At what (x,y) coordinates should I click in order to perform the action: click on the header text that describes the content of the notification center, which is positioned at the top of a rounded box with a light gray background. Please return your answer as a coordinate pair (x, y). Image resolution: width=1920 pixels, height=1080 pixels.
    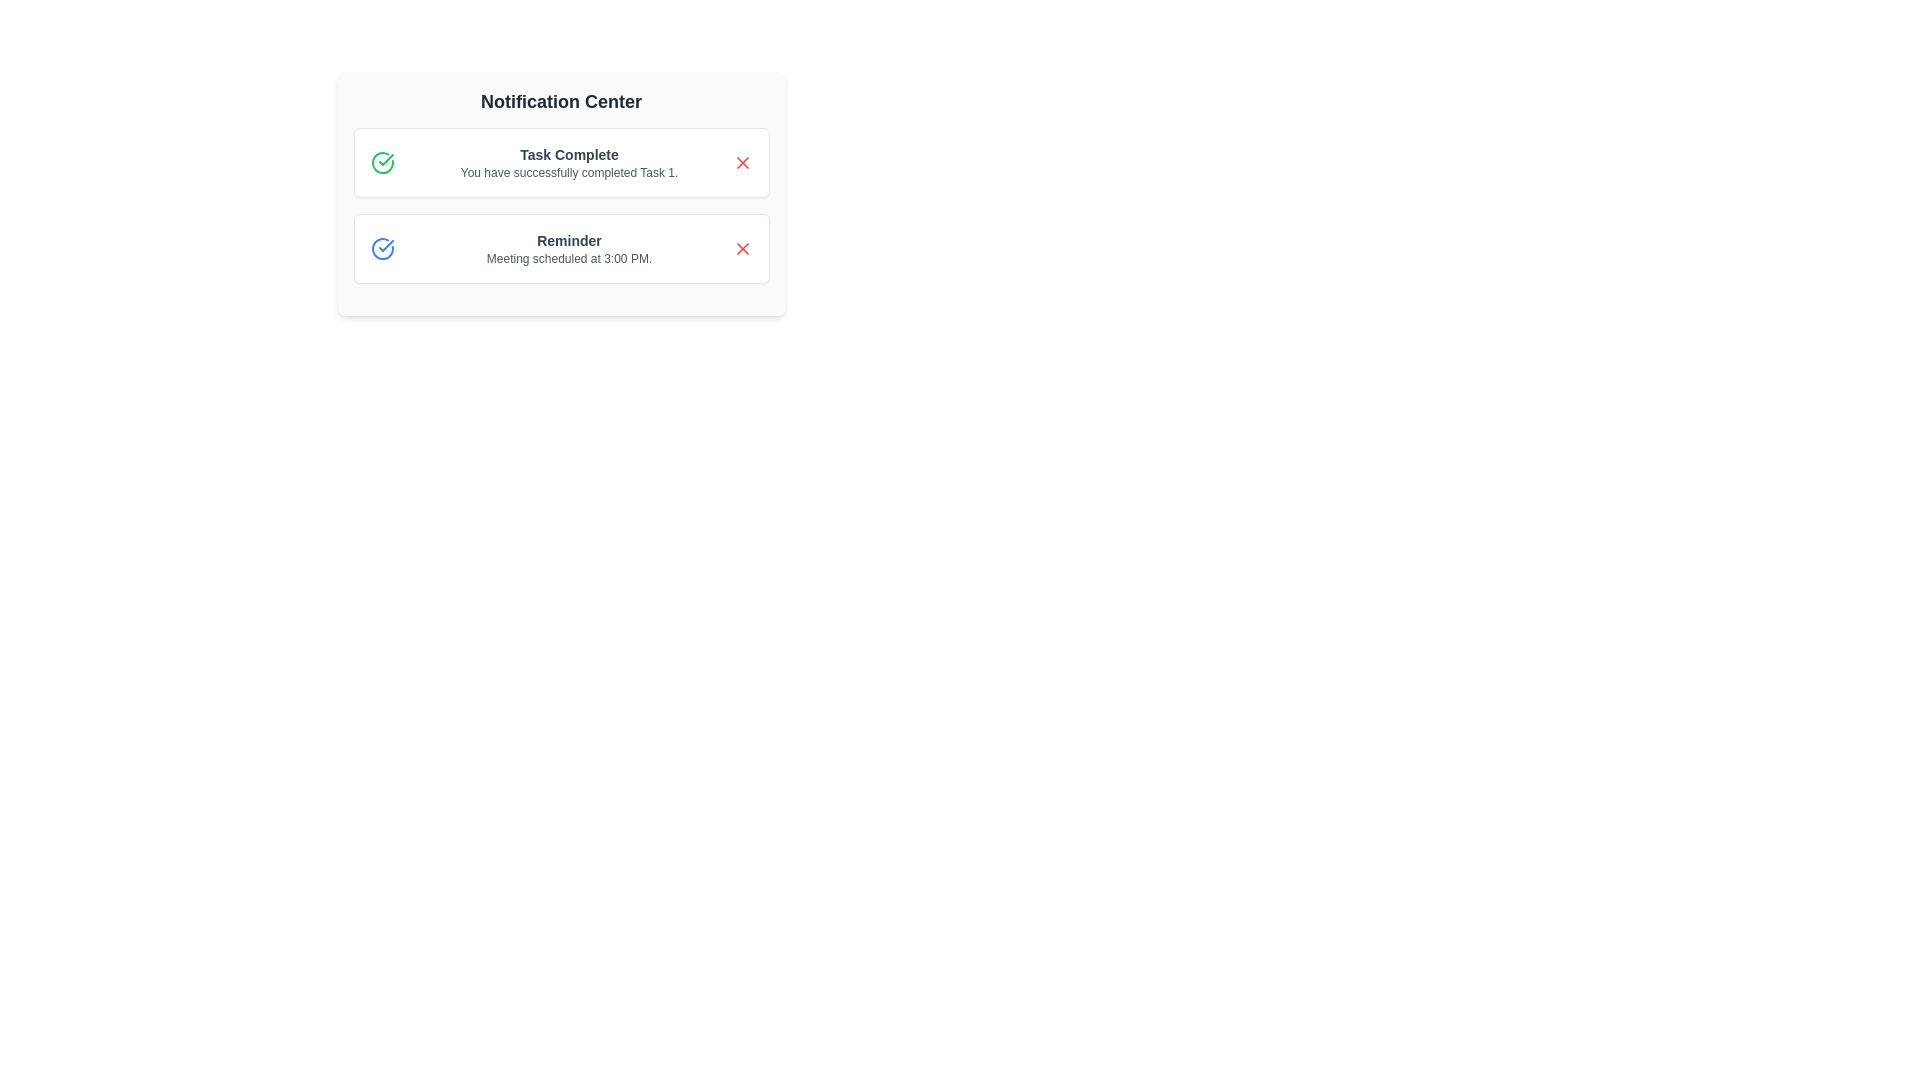
    Looking at the image, I should click on (560, 101).